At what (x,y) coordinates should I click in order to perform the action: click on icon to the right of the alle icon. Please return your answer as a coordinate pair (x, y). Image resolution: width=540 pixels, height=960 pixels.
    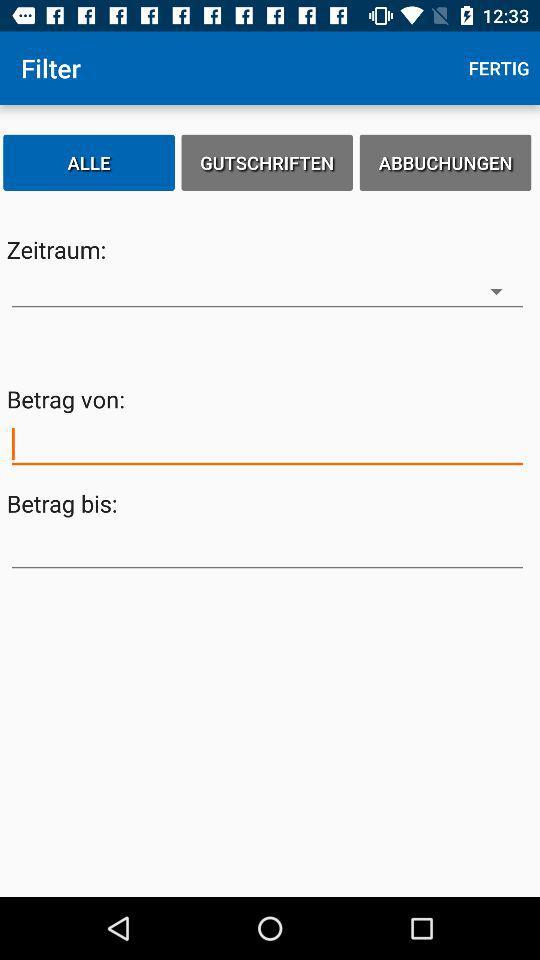
    Looking at the image, I should click on (267, 161).